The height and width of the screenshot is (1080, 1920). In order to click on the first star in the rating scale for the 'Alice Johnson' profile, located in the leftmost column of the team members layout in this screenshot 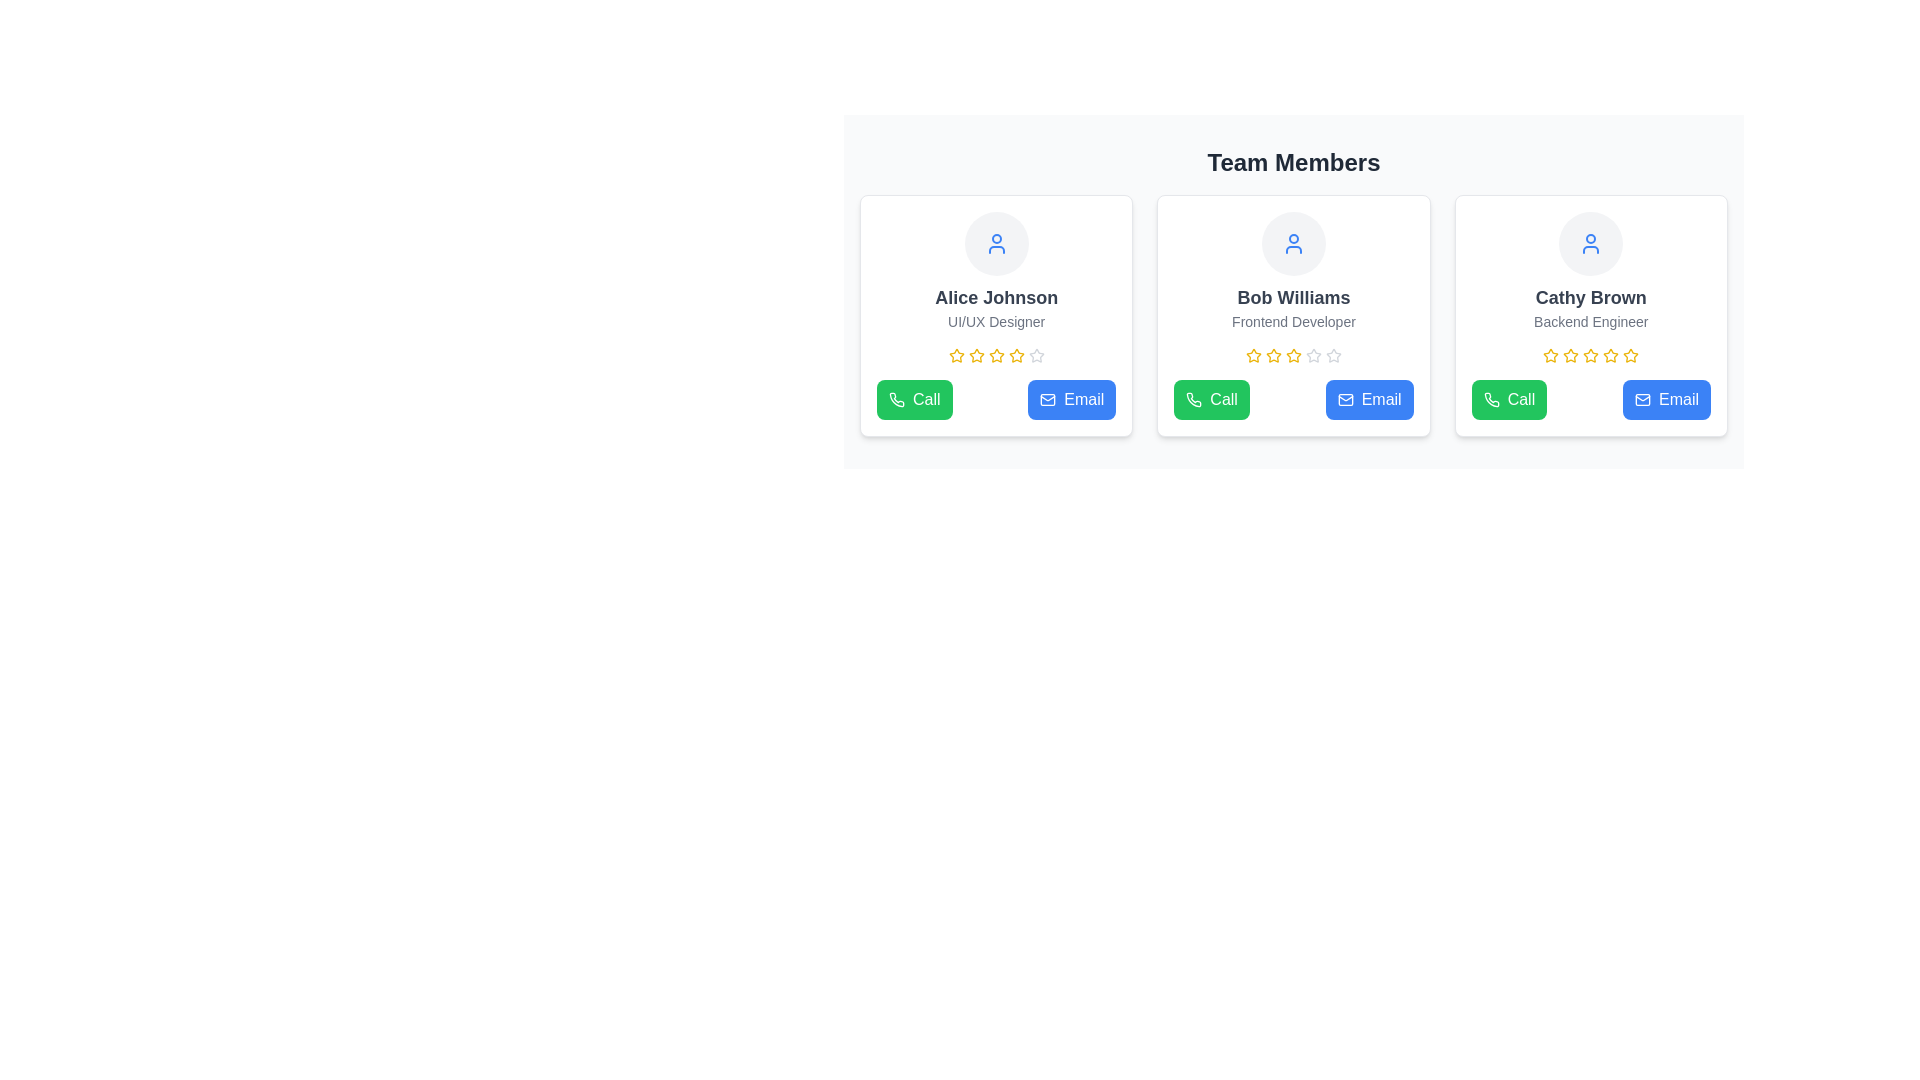, I will do `click(955, 354)`.